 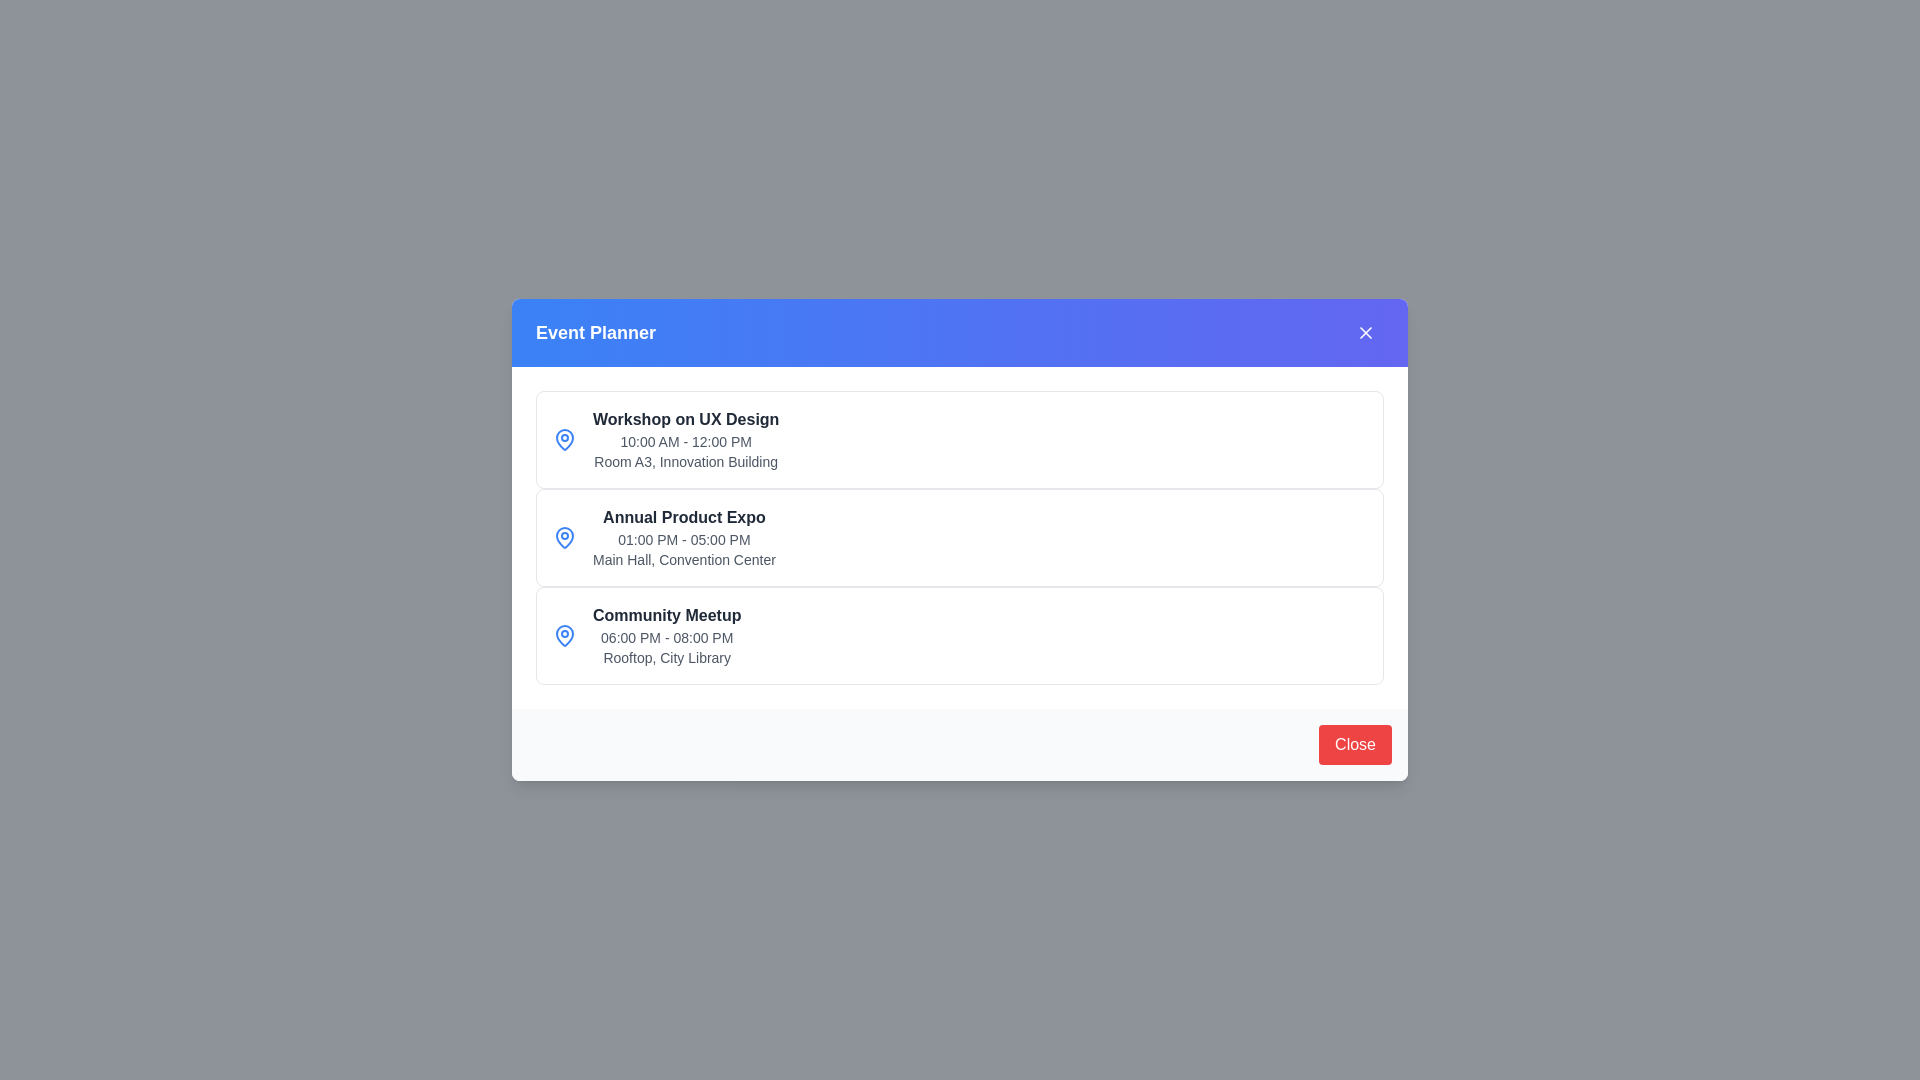 I want to click on 'Close' button in the footer to dismiss the dialog, so click(x=1355, y=744).